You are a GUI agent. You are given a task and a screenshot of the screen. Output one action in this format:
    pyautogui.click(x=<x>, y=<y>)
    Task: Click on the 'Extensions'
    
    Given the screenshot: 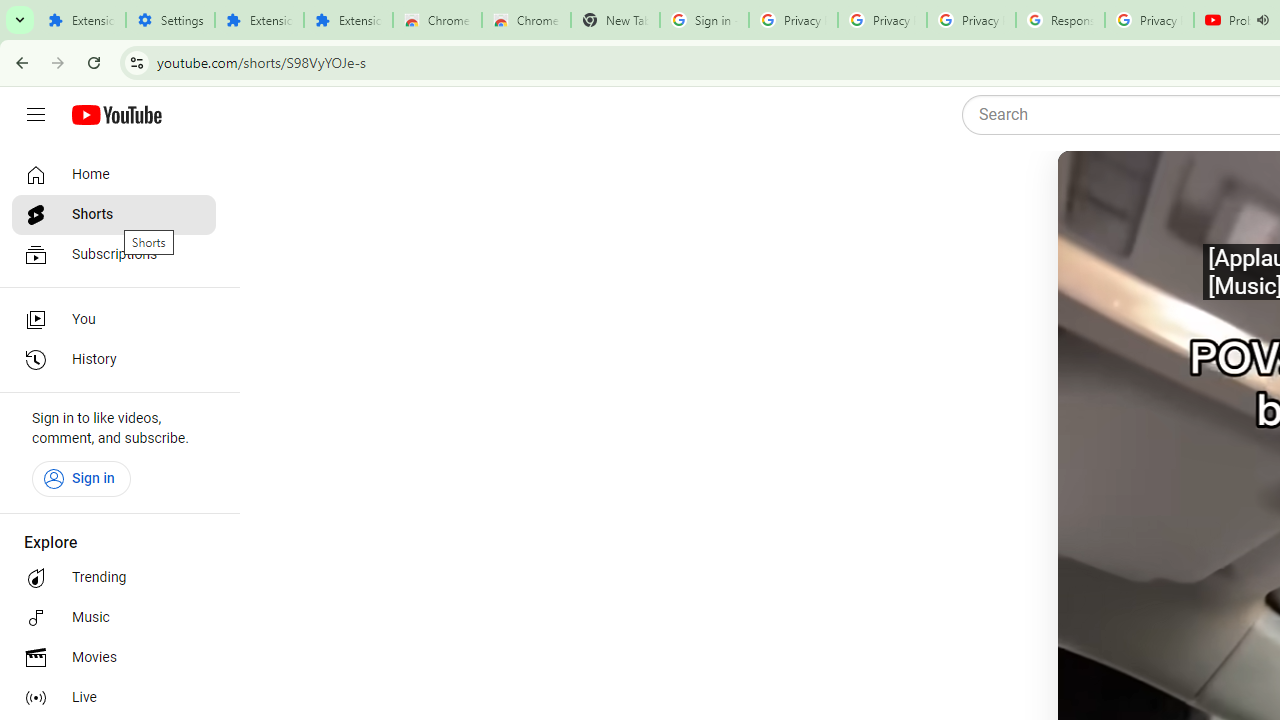 What is the action you would take?
    pyautogui.click(x=348, y=20)
    